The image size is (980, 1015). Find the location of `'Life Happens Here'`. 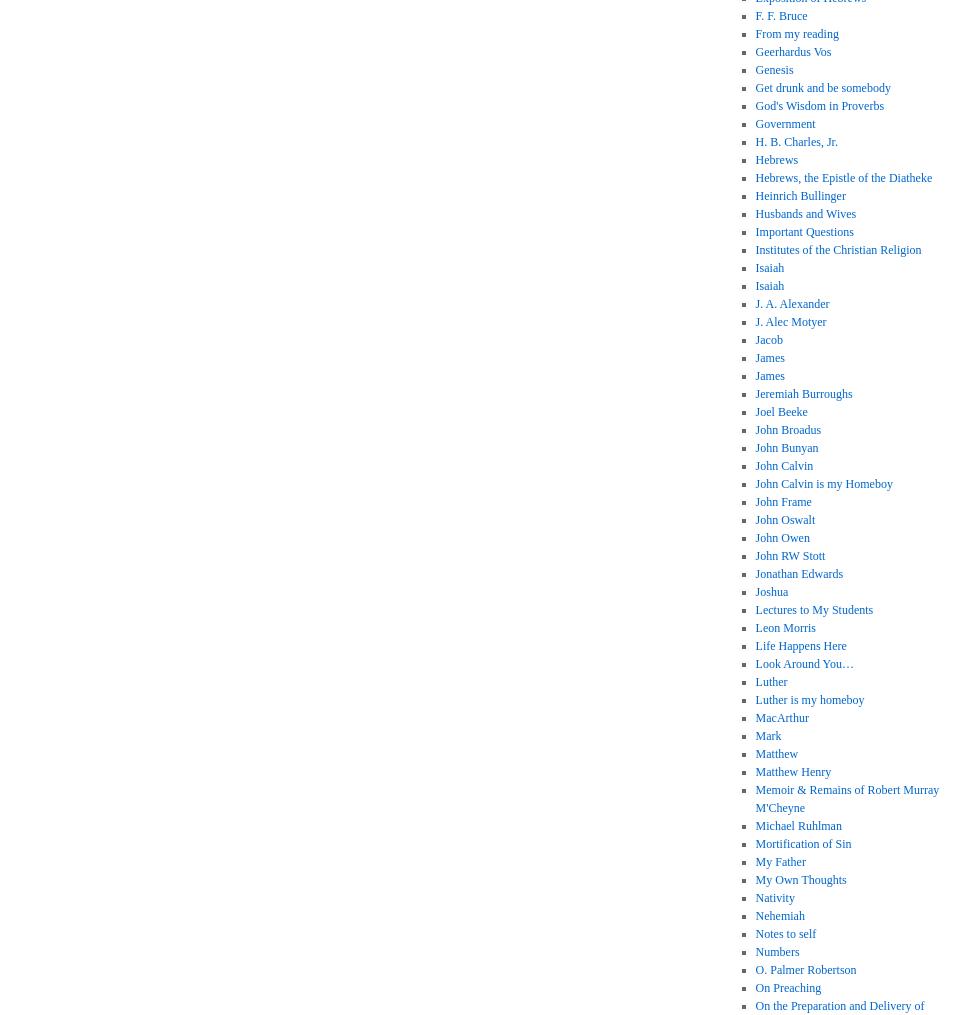

'Life Happens Here' is located at coordinates (800, 645).